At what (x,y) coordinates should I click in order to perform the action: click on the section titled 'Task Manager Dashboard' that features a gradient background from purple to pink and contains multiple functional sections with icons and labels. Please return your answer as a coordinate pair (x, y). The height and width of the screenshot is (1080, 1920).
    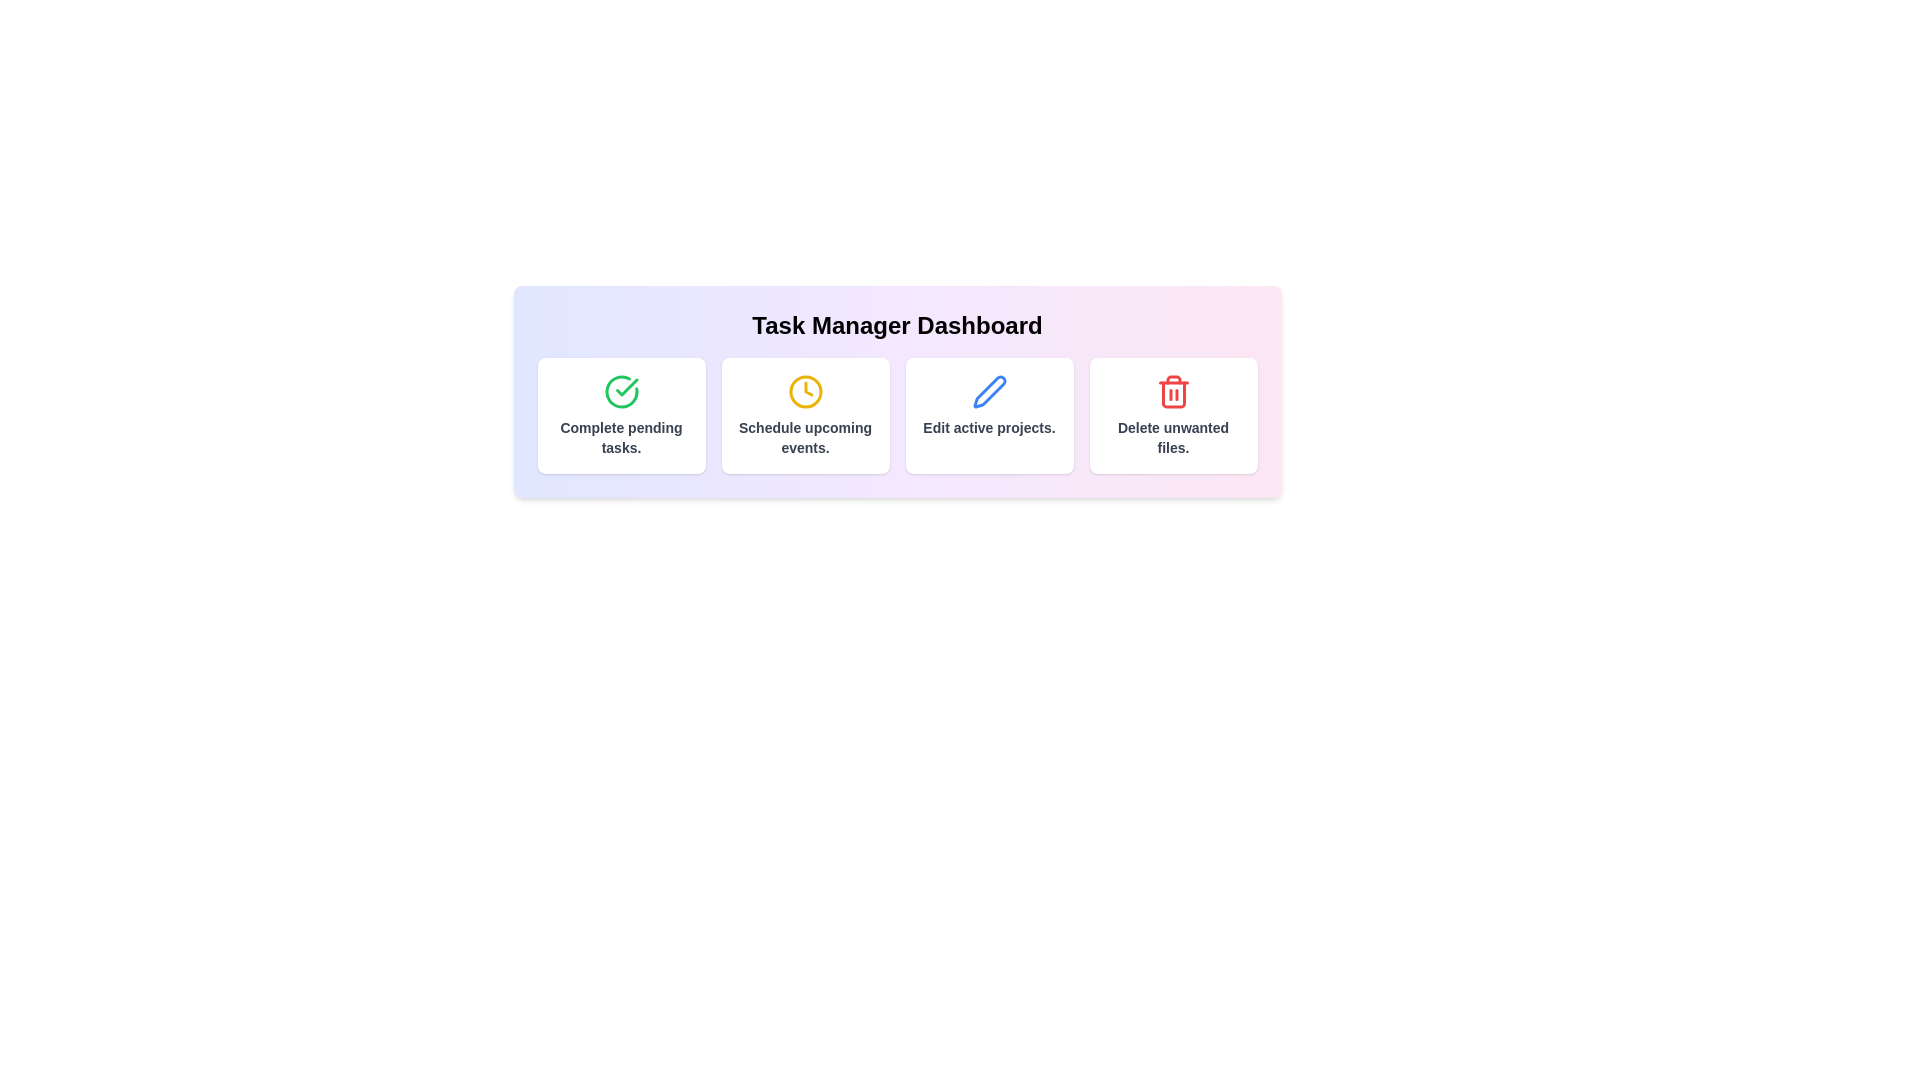
    Looking at the image, I should click on (896, 392).